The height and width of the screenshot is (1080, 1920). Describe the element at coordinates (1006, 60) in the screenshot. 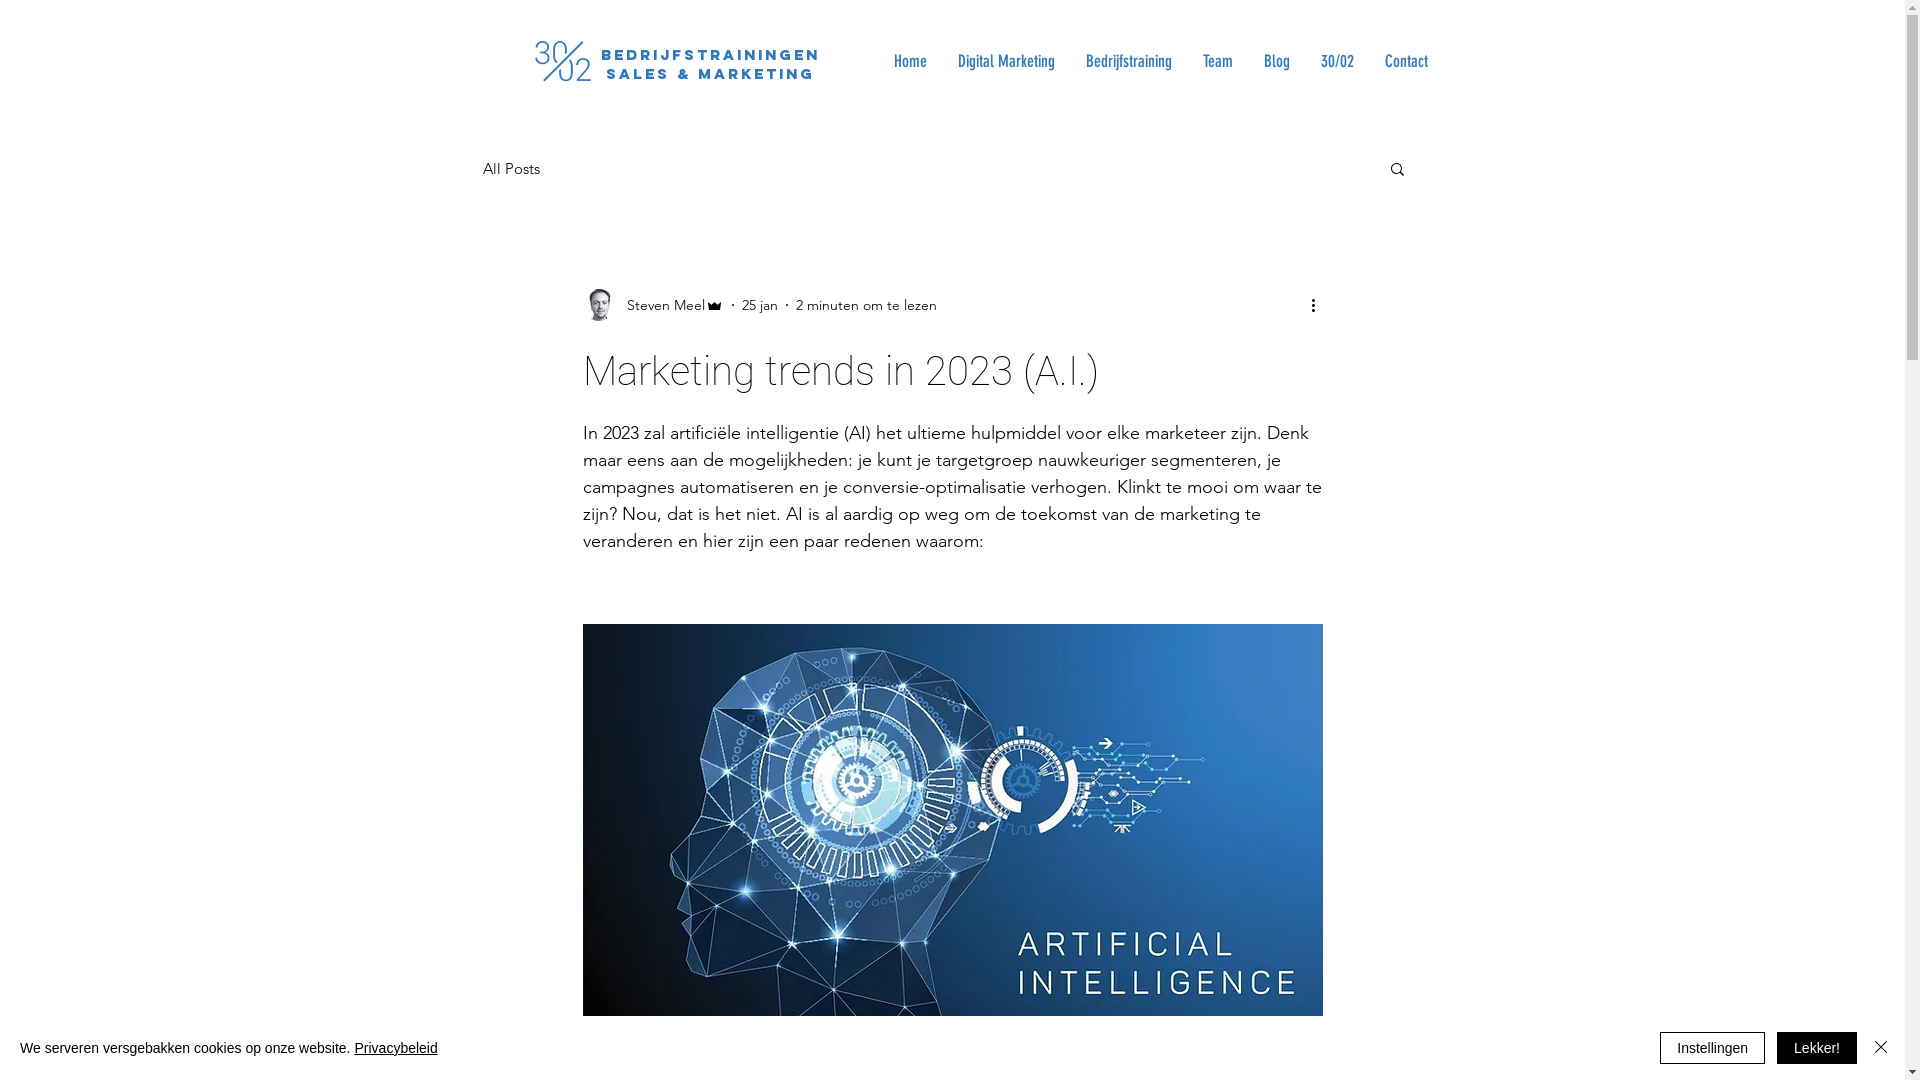

I see `'Digital Marketing'` at that location.